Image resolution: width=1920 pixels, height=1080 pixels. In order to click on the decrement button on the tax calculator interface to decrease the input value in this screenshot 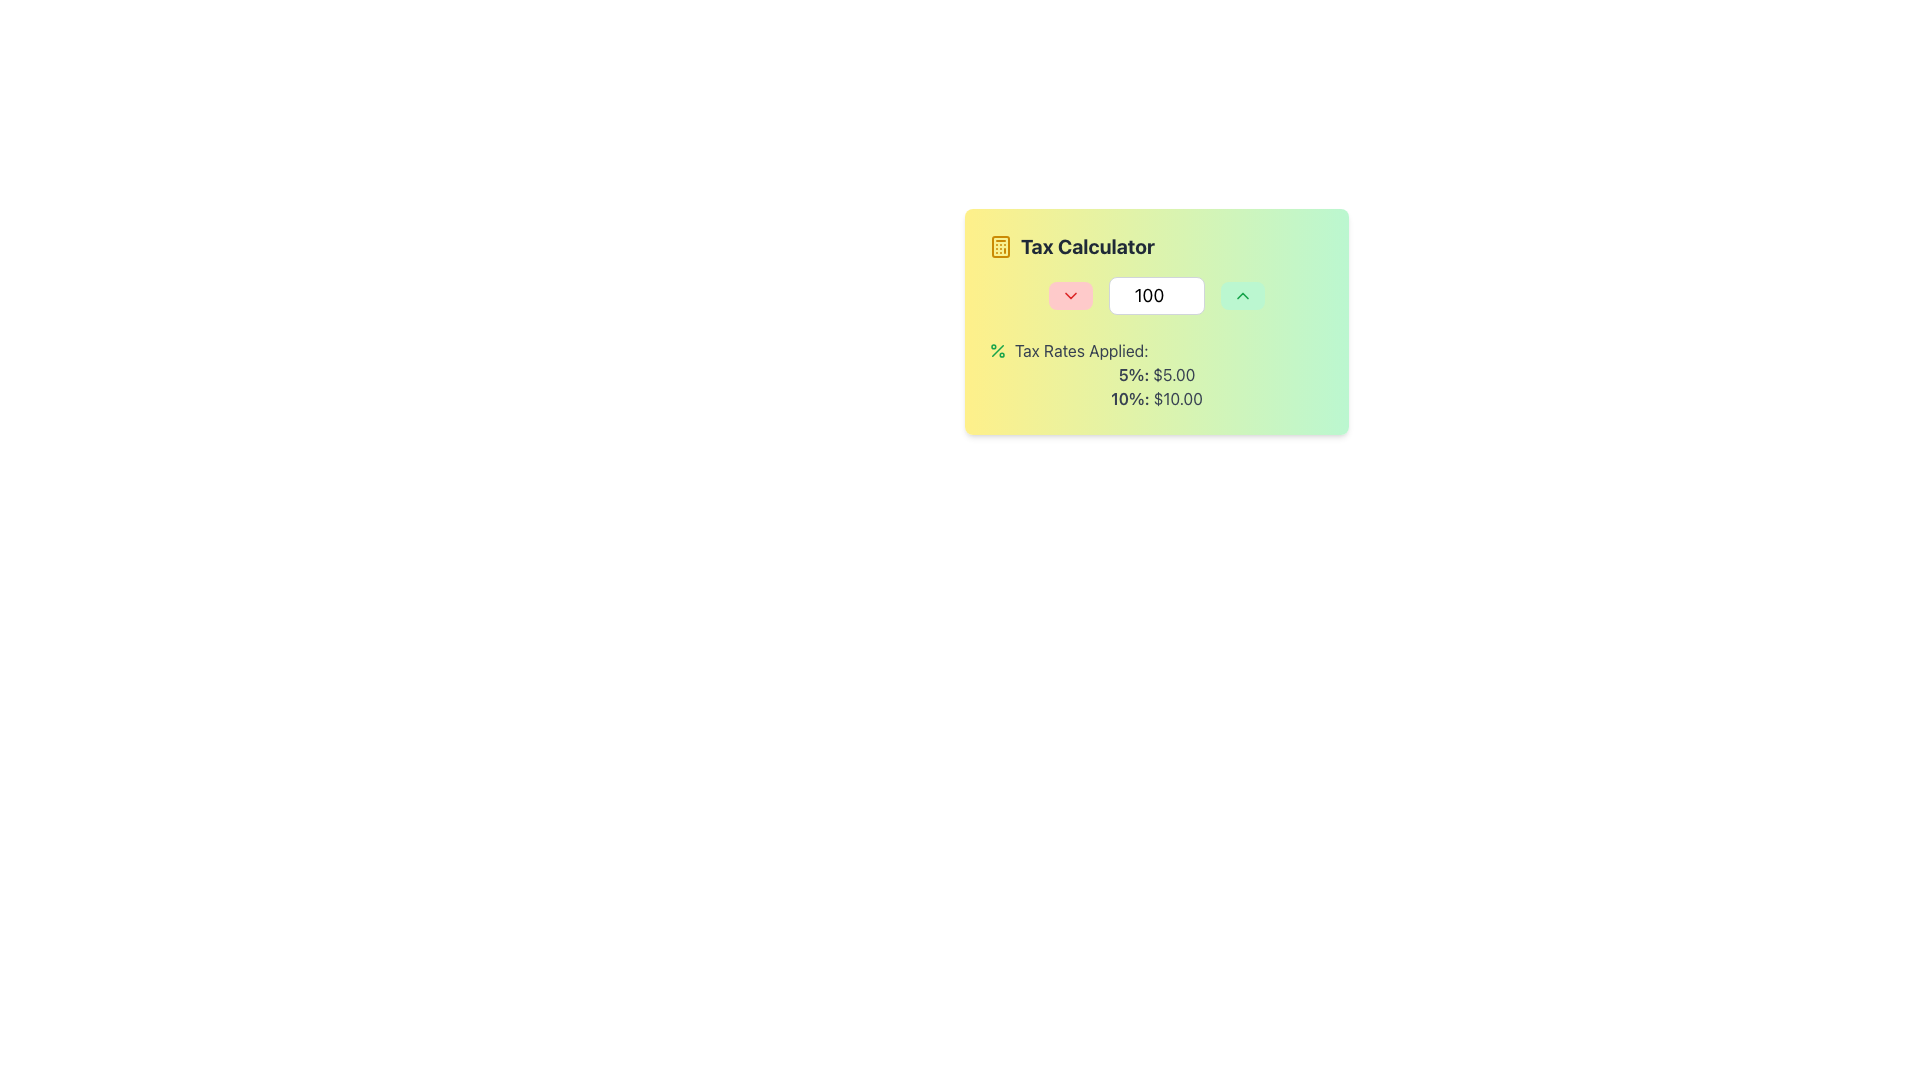, I will do `click(1156, 320)`.